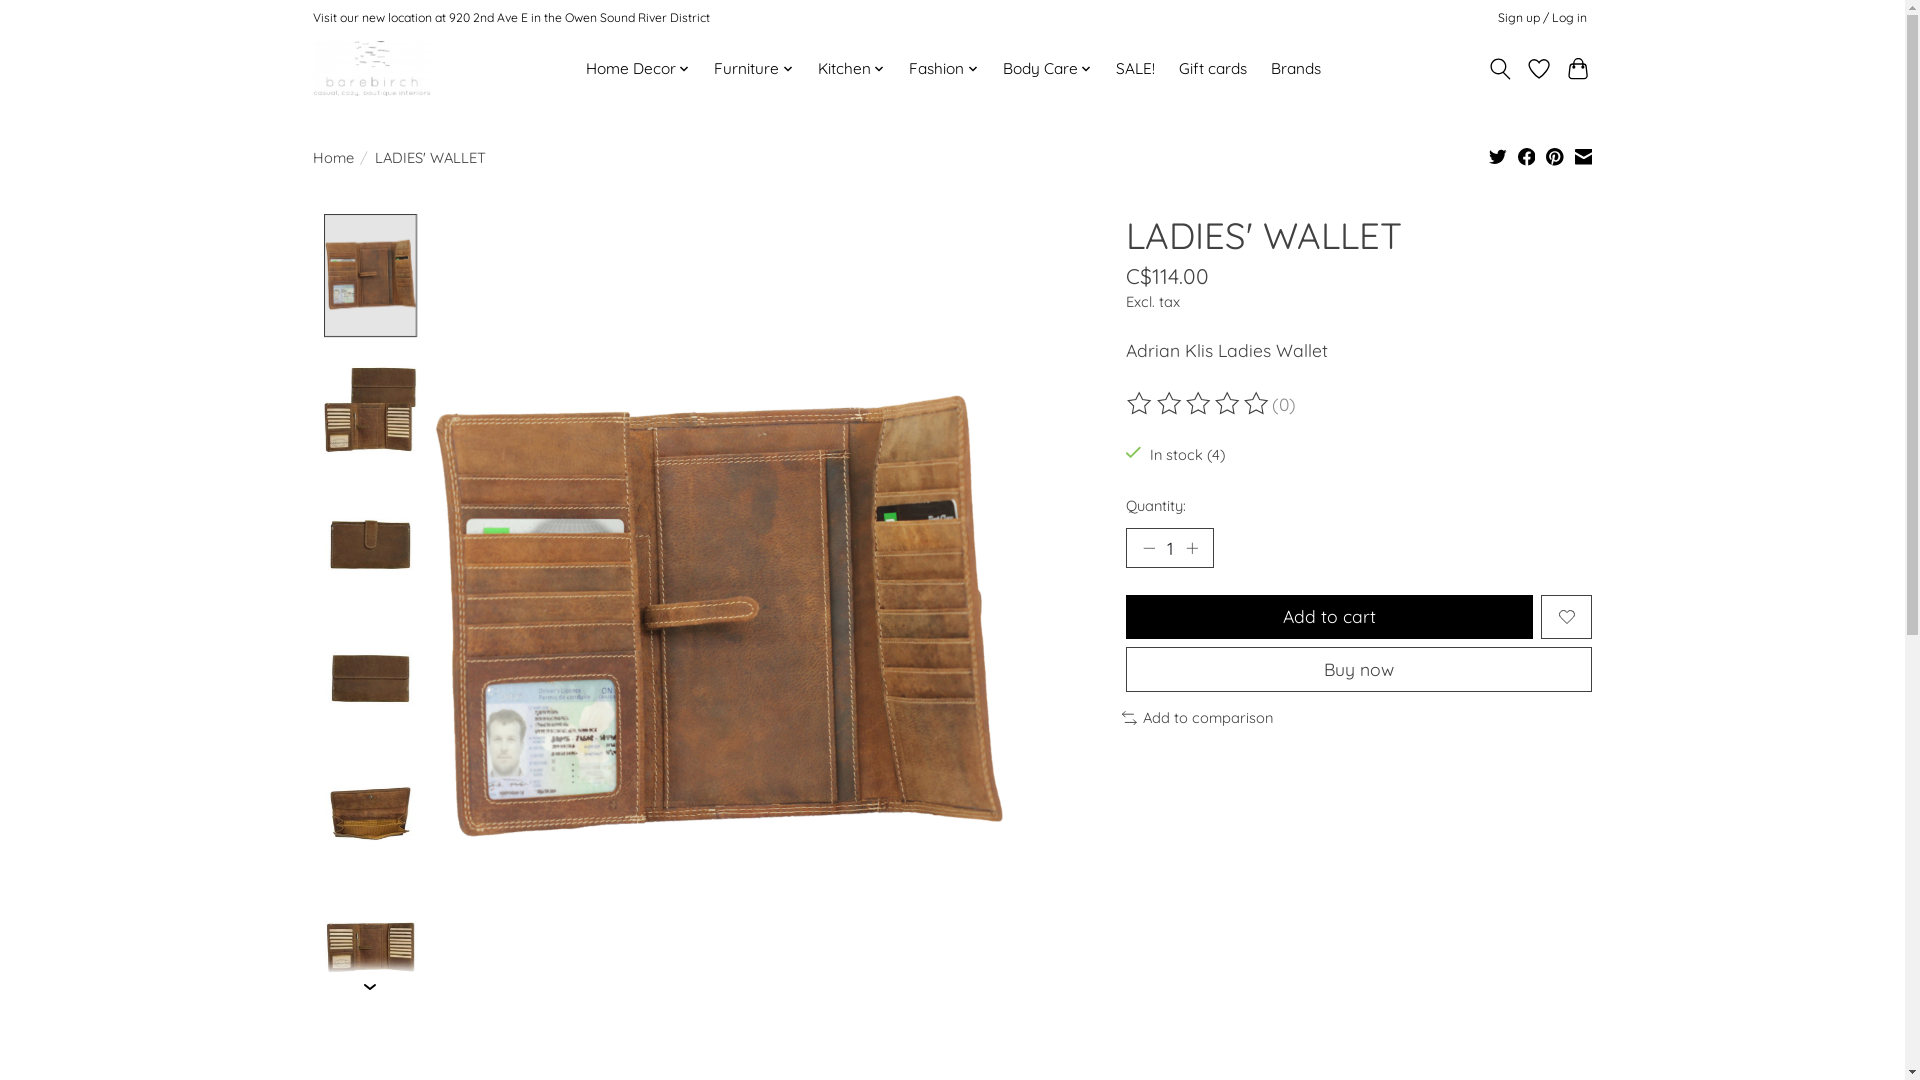 Image resolution: width=1920 pixels, height=1080 pixels. I want to click on 'Body Care', so click(1045, 67).